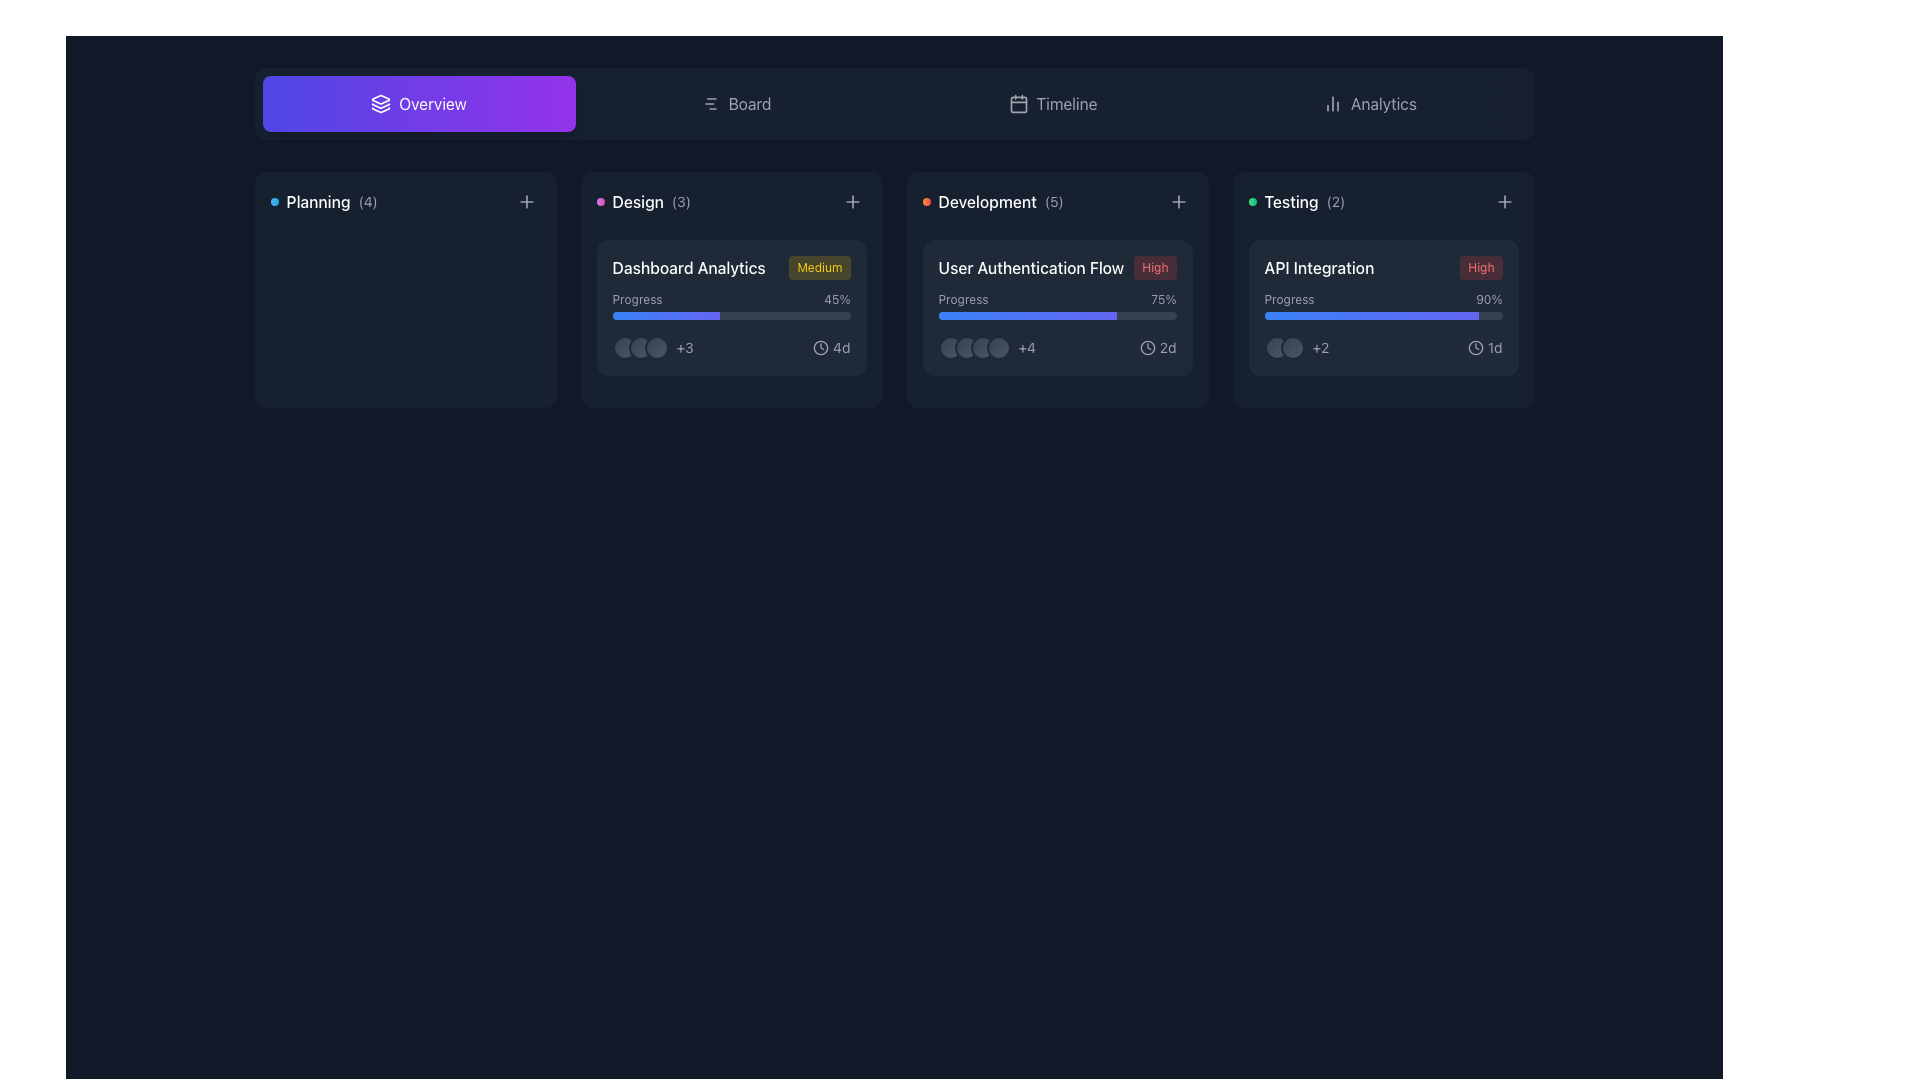  I want to click on the 'Analytics' button in the navigation bar for visual feedback, which displays the text 'Analytics' in lighter gray color and an icon resembling a bar chart to its left, so click(1368, 104).